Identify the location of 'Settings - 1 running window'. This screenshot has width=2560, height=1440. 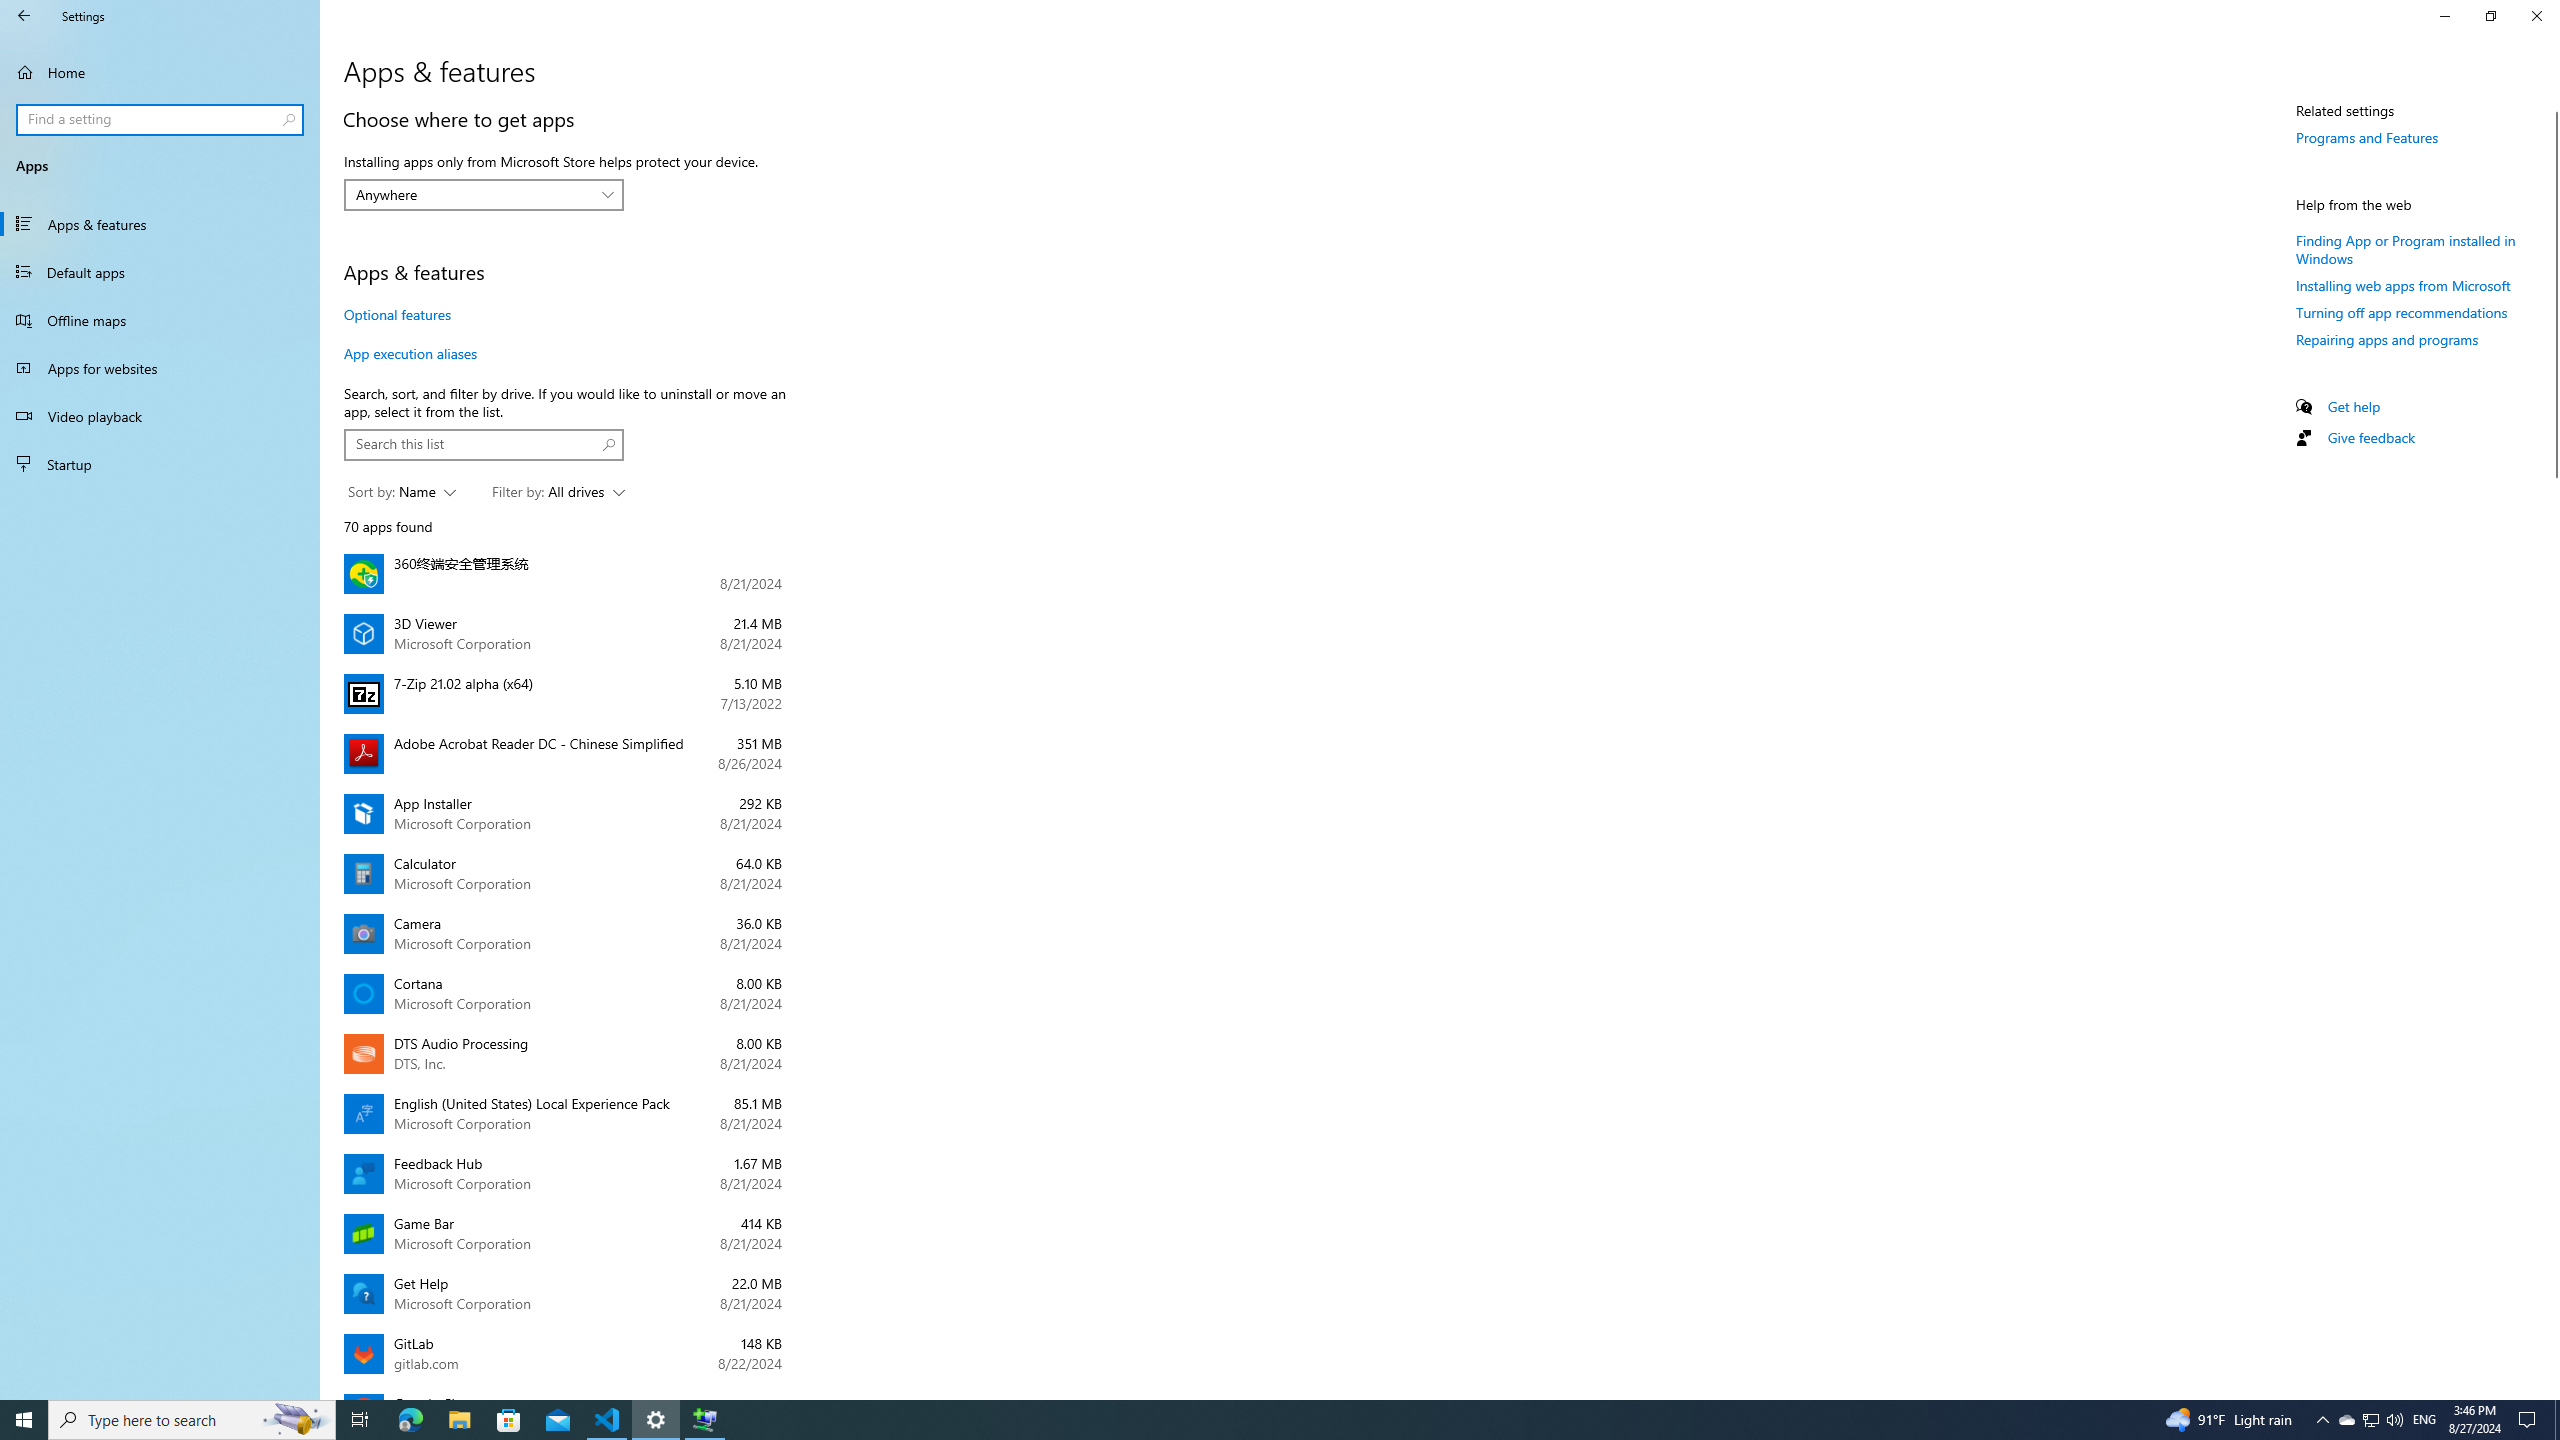
(656, 1418).